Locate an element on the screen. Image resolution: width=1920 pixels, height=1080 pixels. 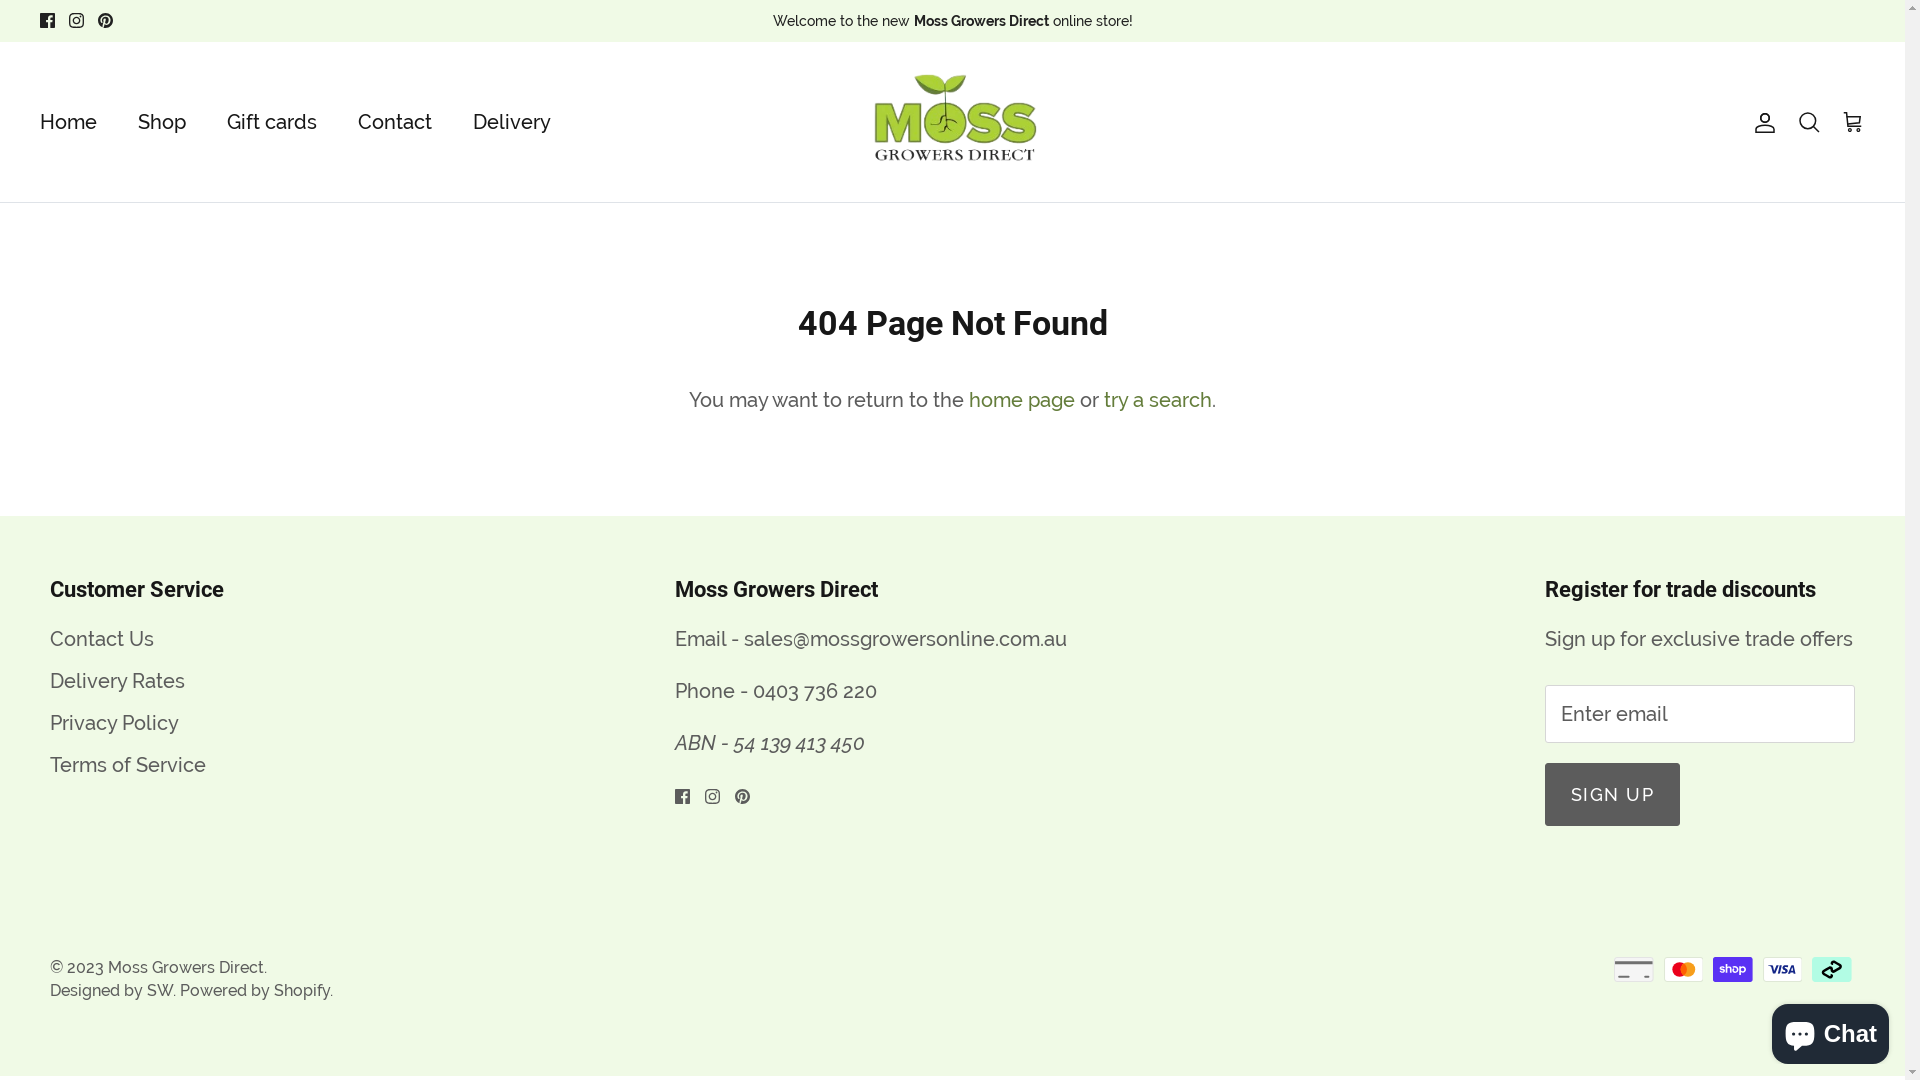
'Designed by SW' is located at coordinates (110, 990).